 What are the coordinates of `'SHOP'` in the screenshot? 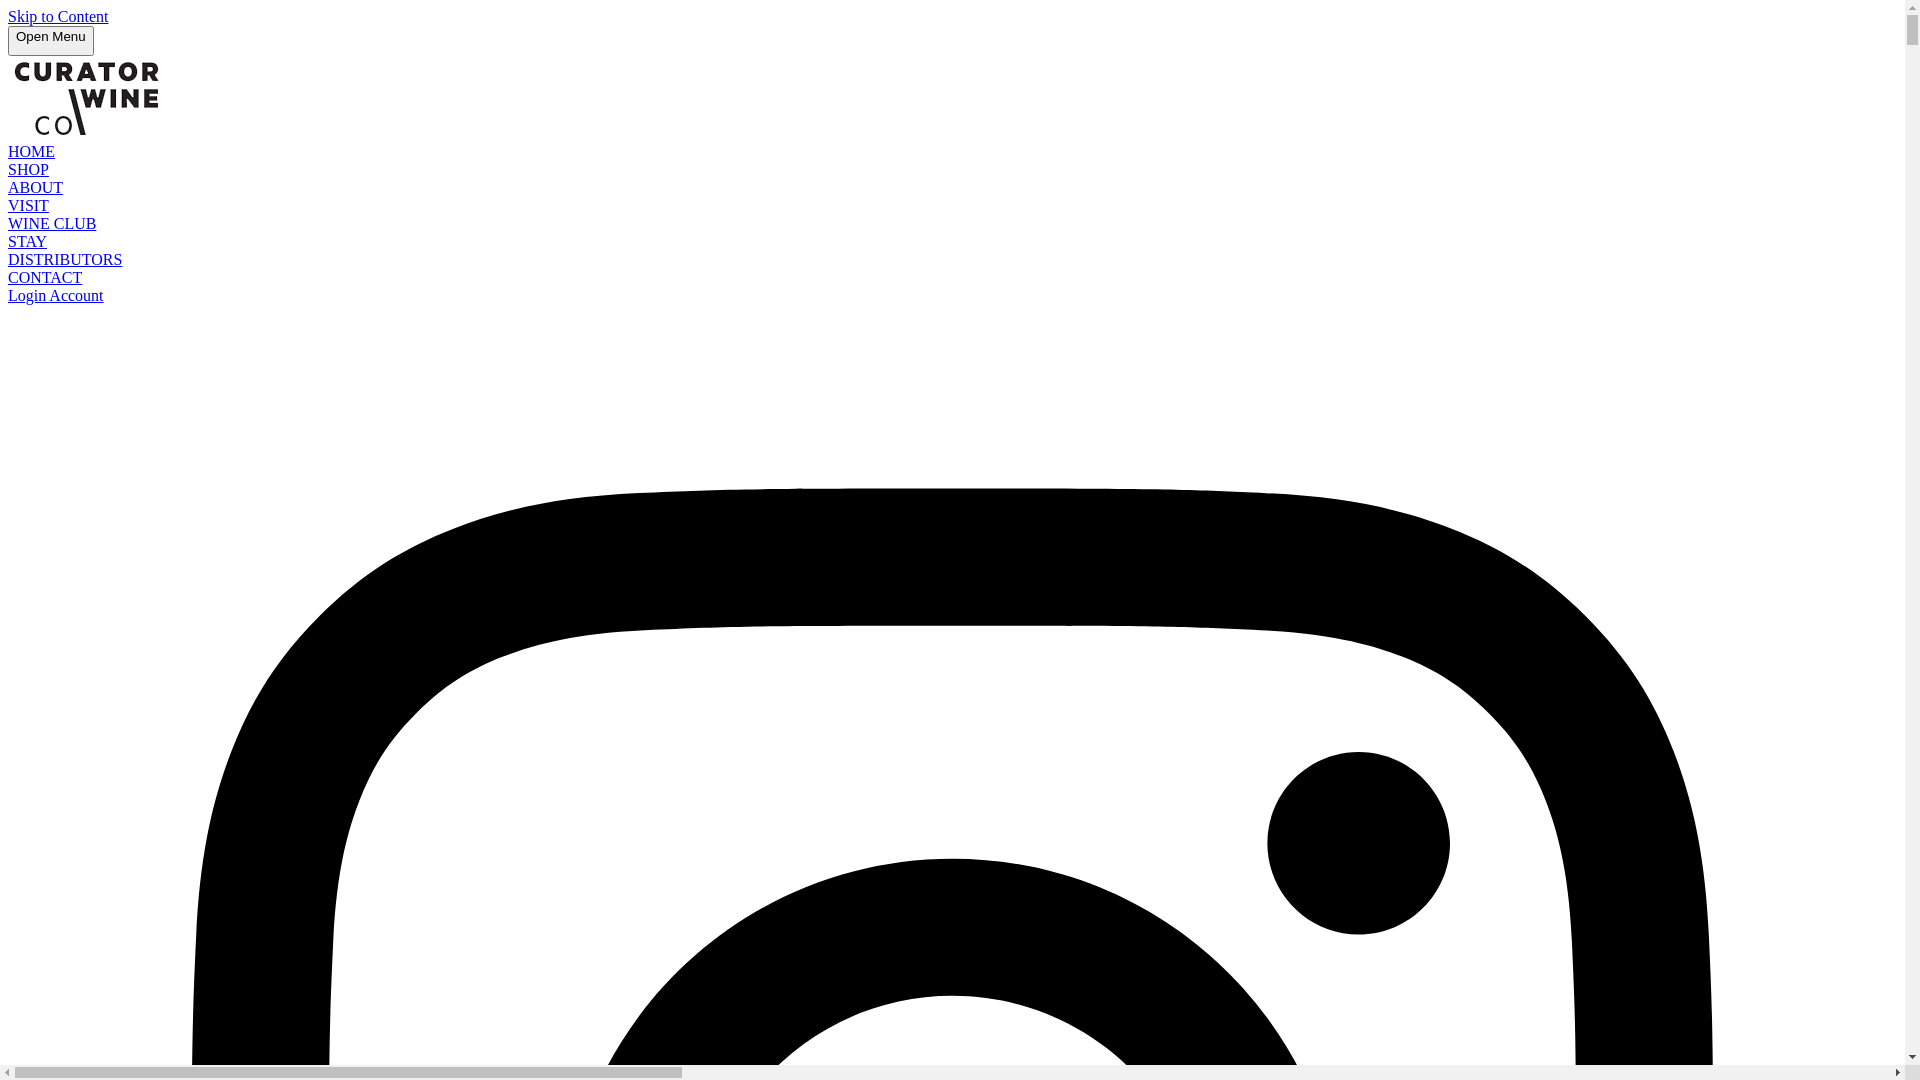 It's located at (28, 168).